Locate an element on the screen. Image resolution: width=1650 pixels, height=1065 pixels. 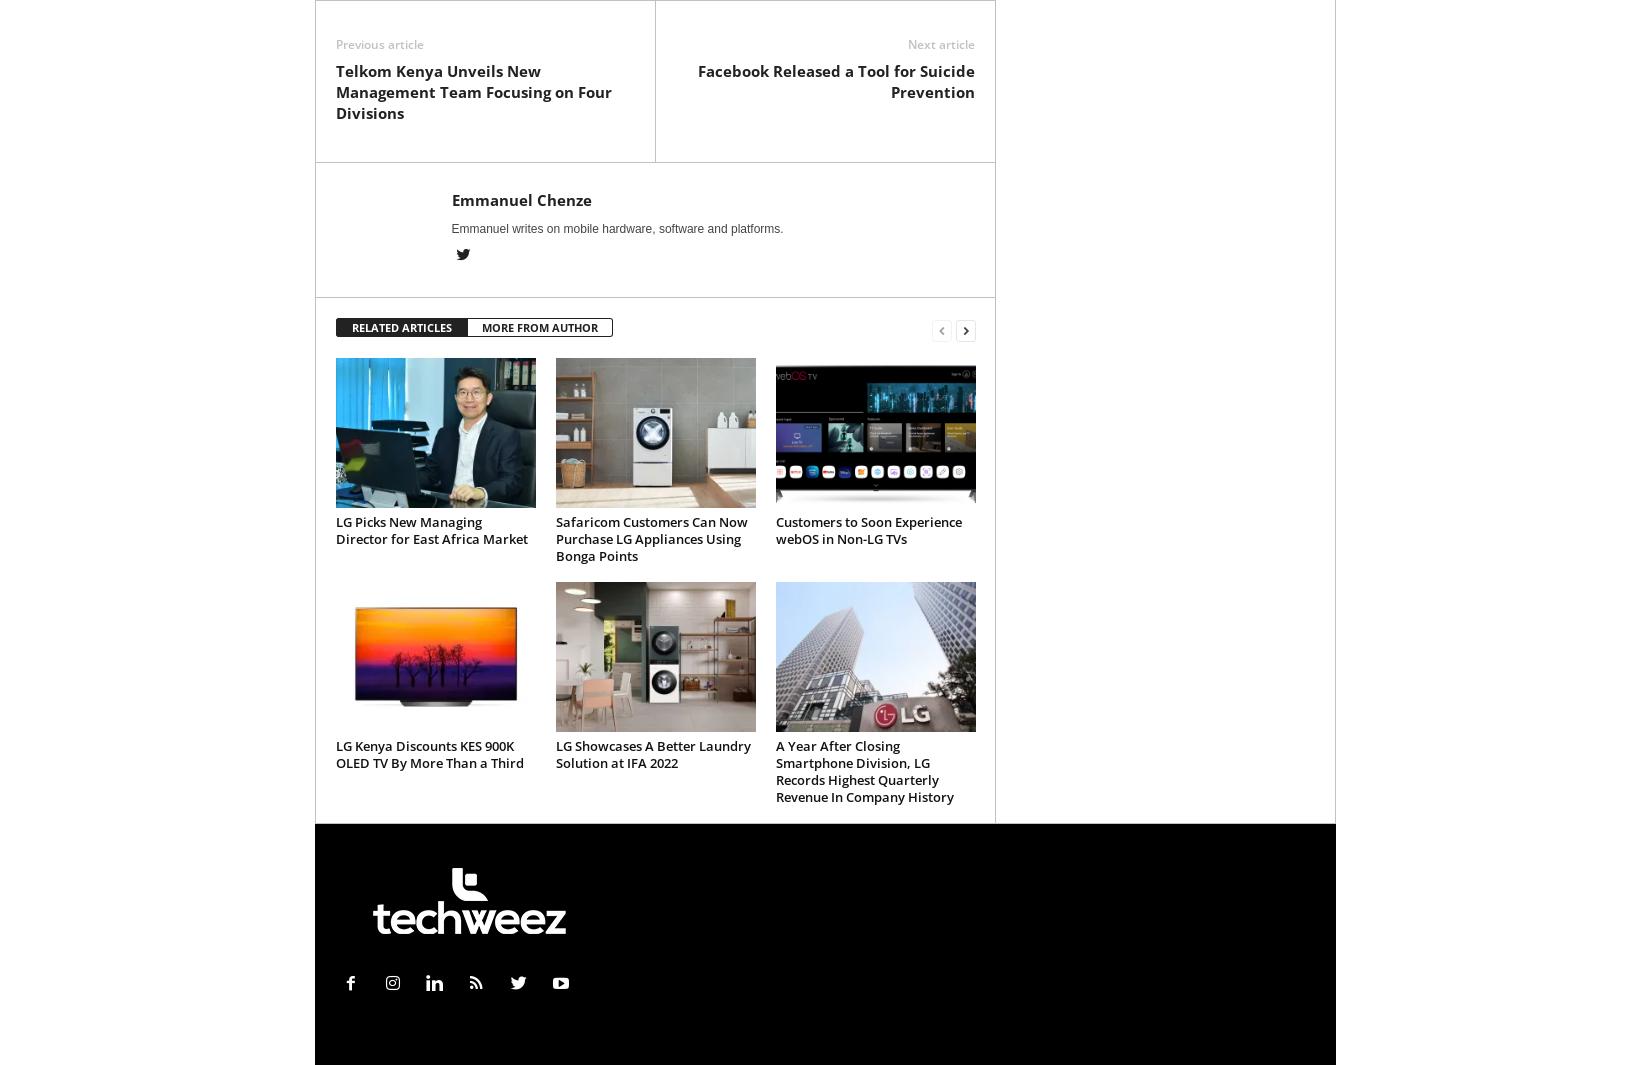
'Safaricom Customers Can Now Purchase LG Appliances Using Bonga Points' is located at coordinates (649, 538).